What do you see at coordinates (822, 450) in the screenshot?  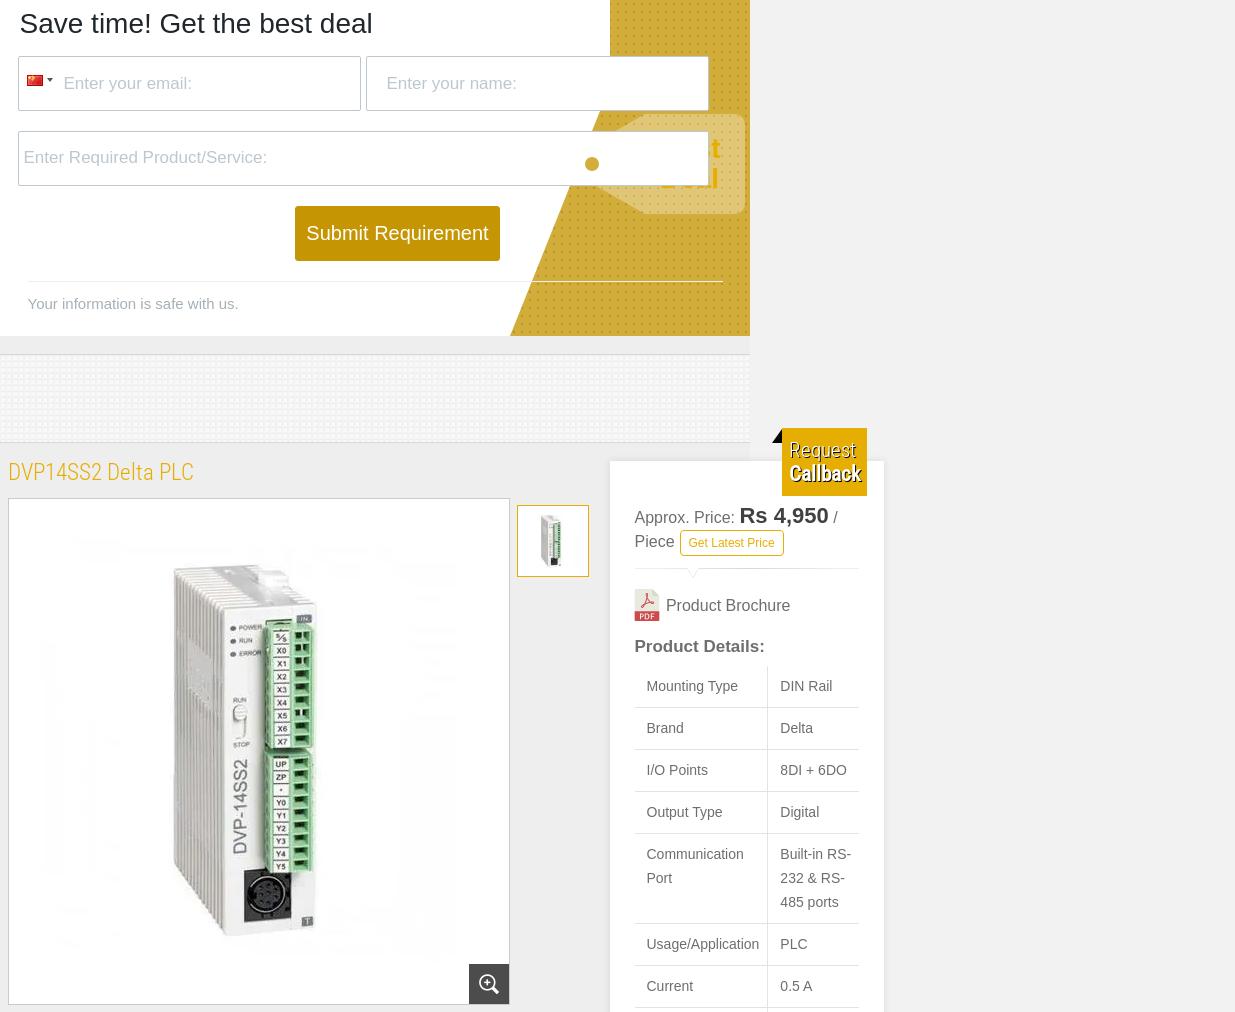 I see `'Request'` at bounding box center [822, 450].